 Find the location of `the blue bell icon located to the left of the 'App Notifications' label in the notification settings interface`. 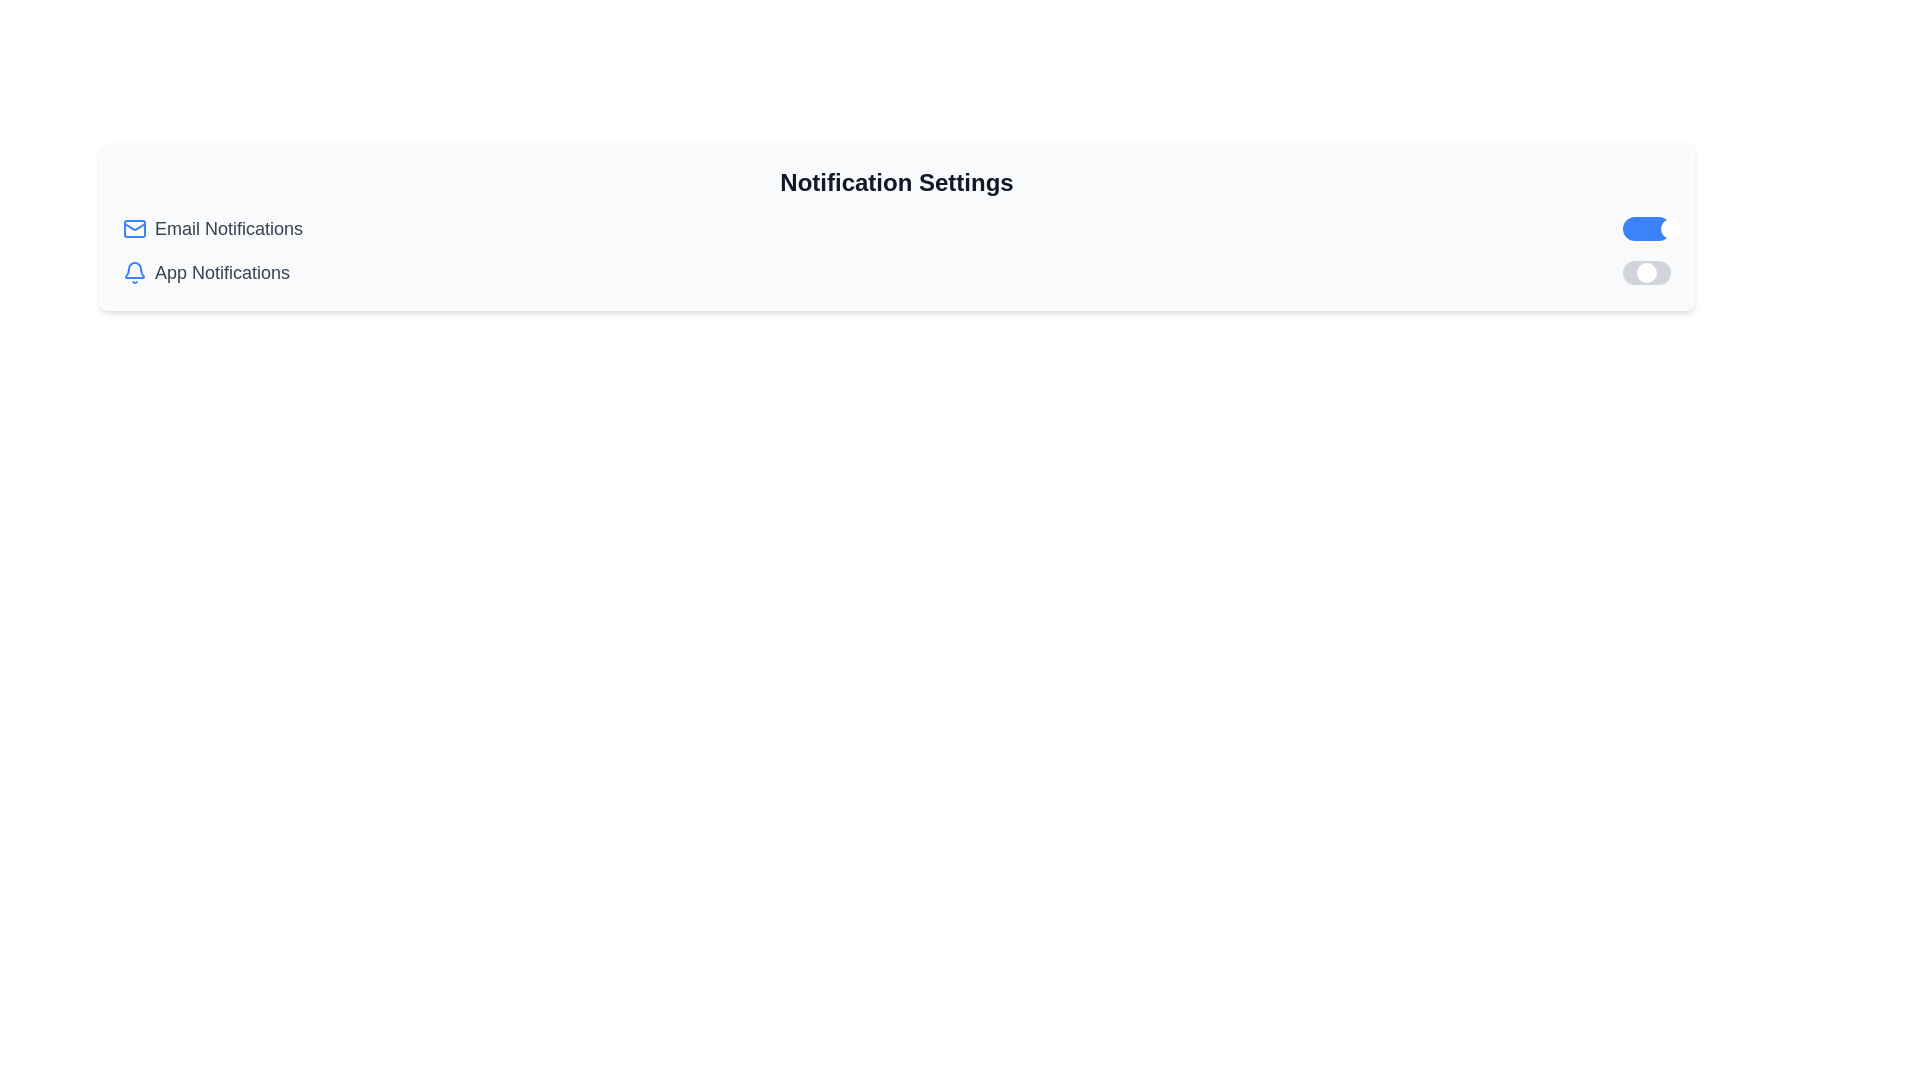

the blue bell icon located to the left of the 'App Notifications' label in the notification settings interface is located at coordinates (133, 270).